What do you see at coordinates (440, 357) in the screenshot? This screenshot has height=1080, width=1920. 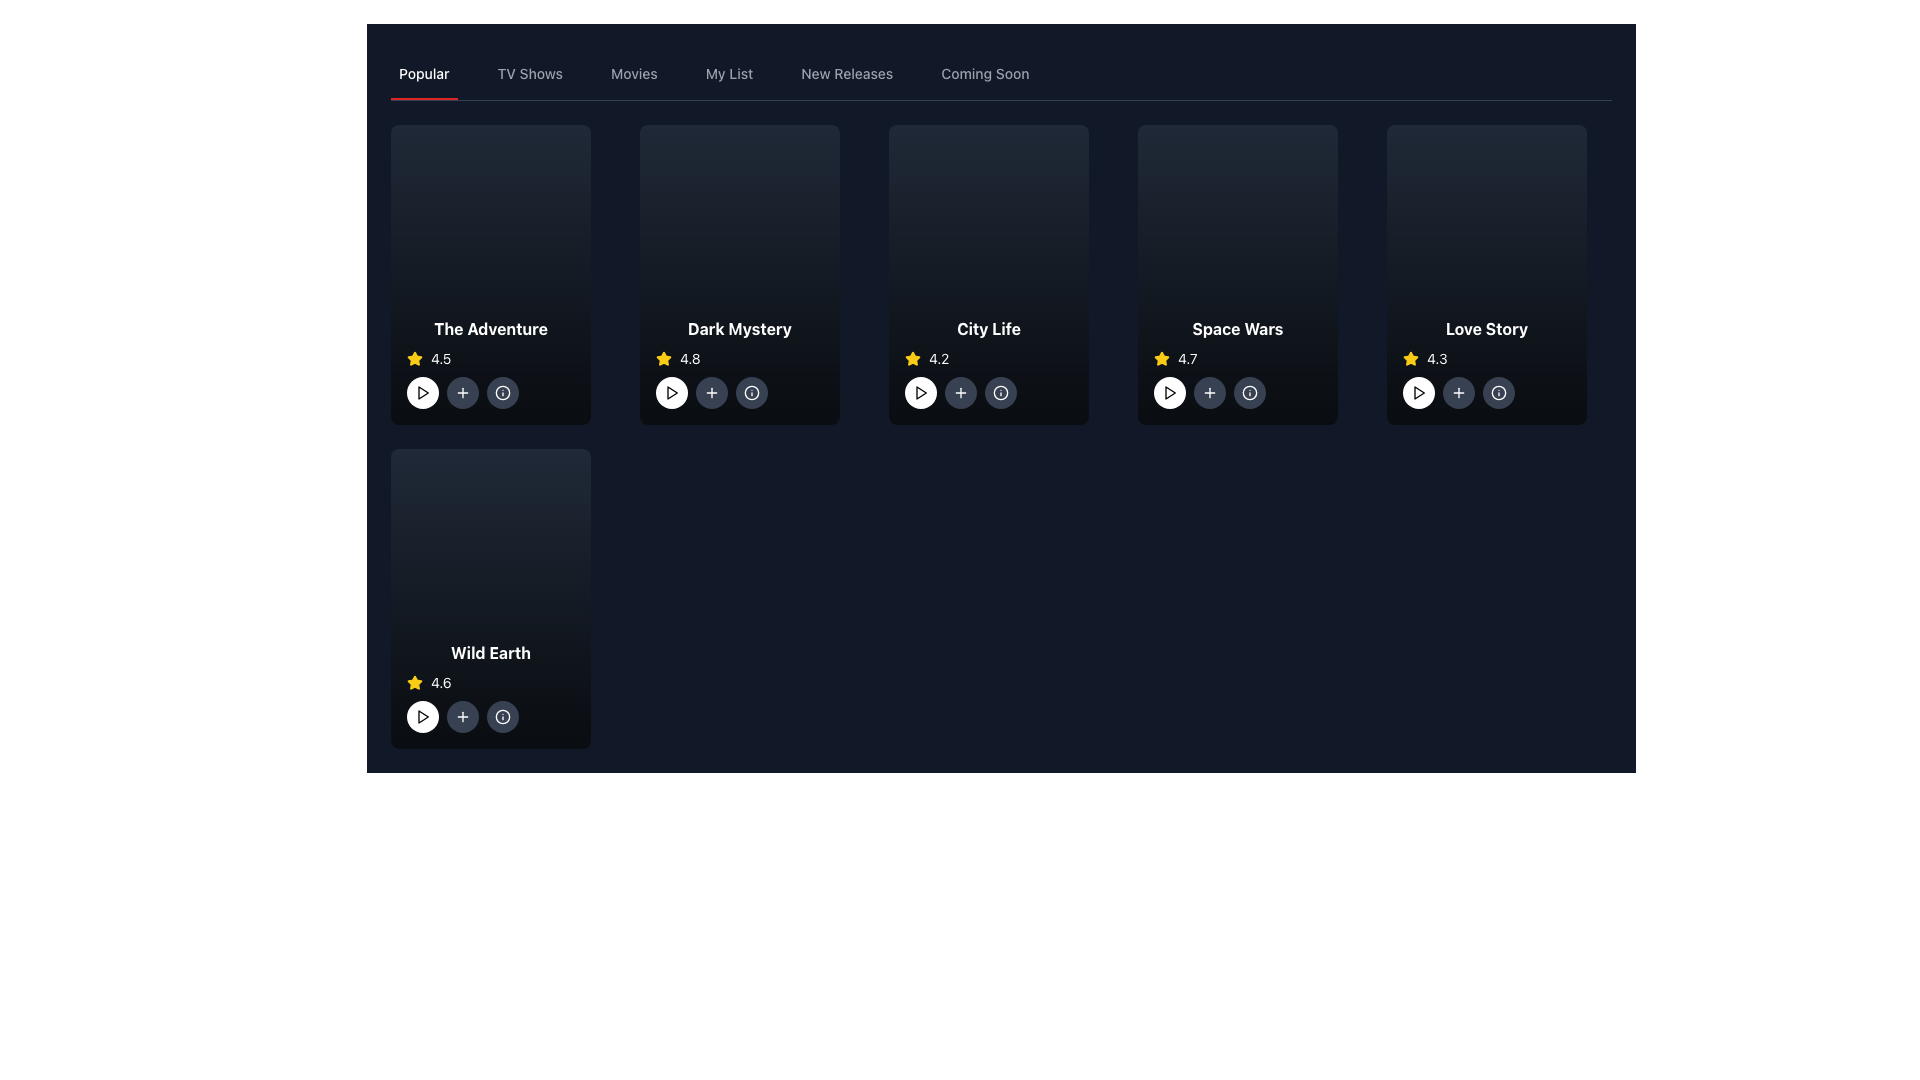 I see `text displaying '4.5' in white font against a dark background, located below the title 'The Adventure' in the grid` at bounding box center [440, 357].